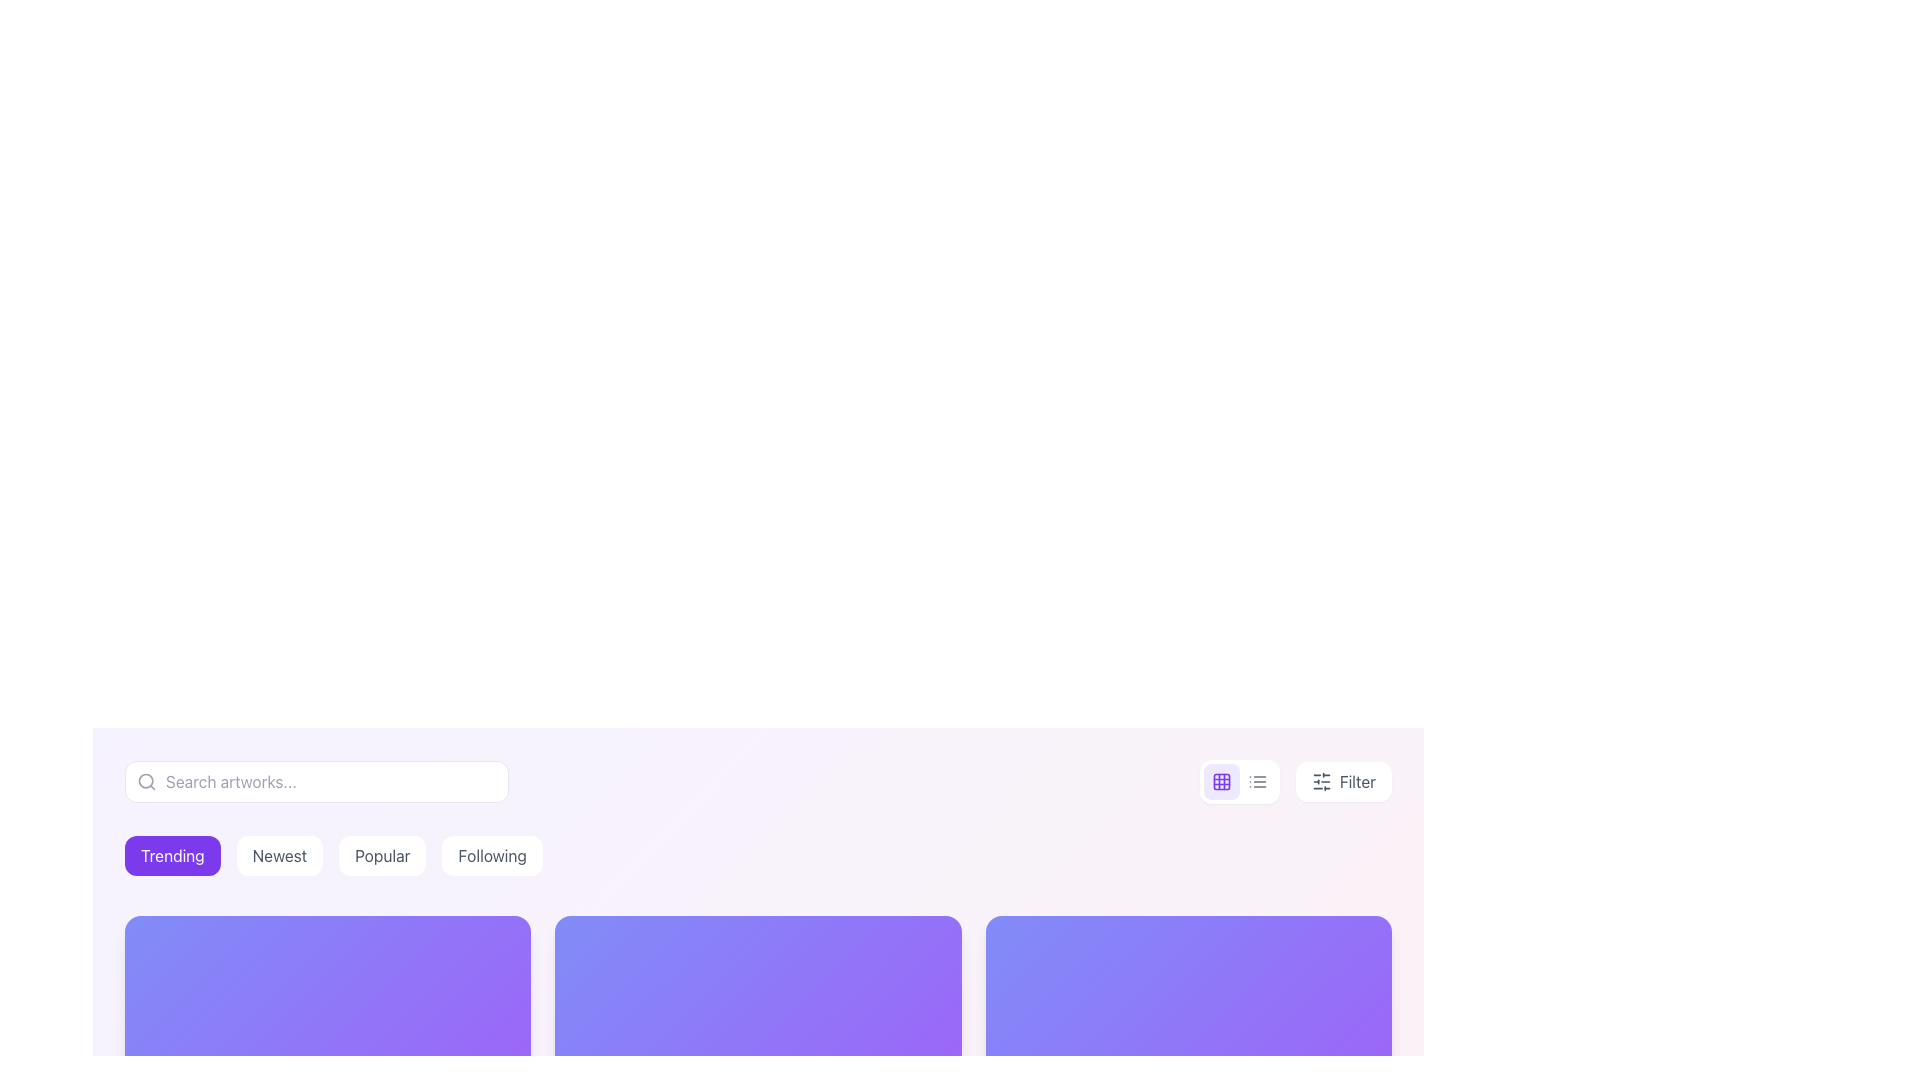  I want to click on the filter icon located to the left of the 'Filter' text in the top-right corner of the interface, so click(1321, 781).